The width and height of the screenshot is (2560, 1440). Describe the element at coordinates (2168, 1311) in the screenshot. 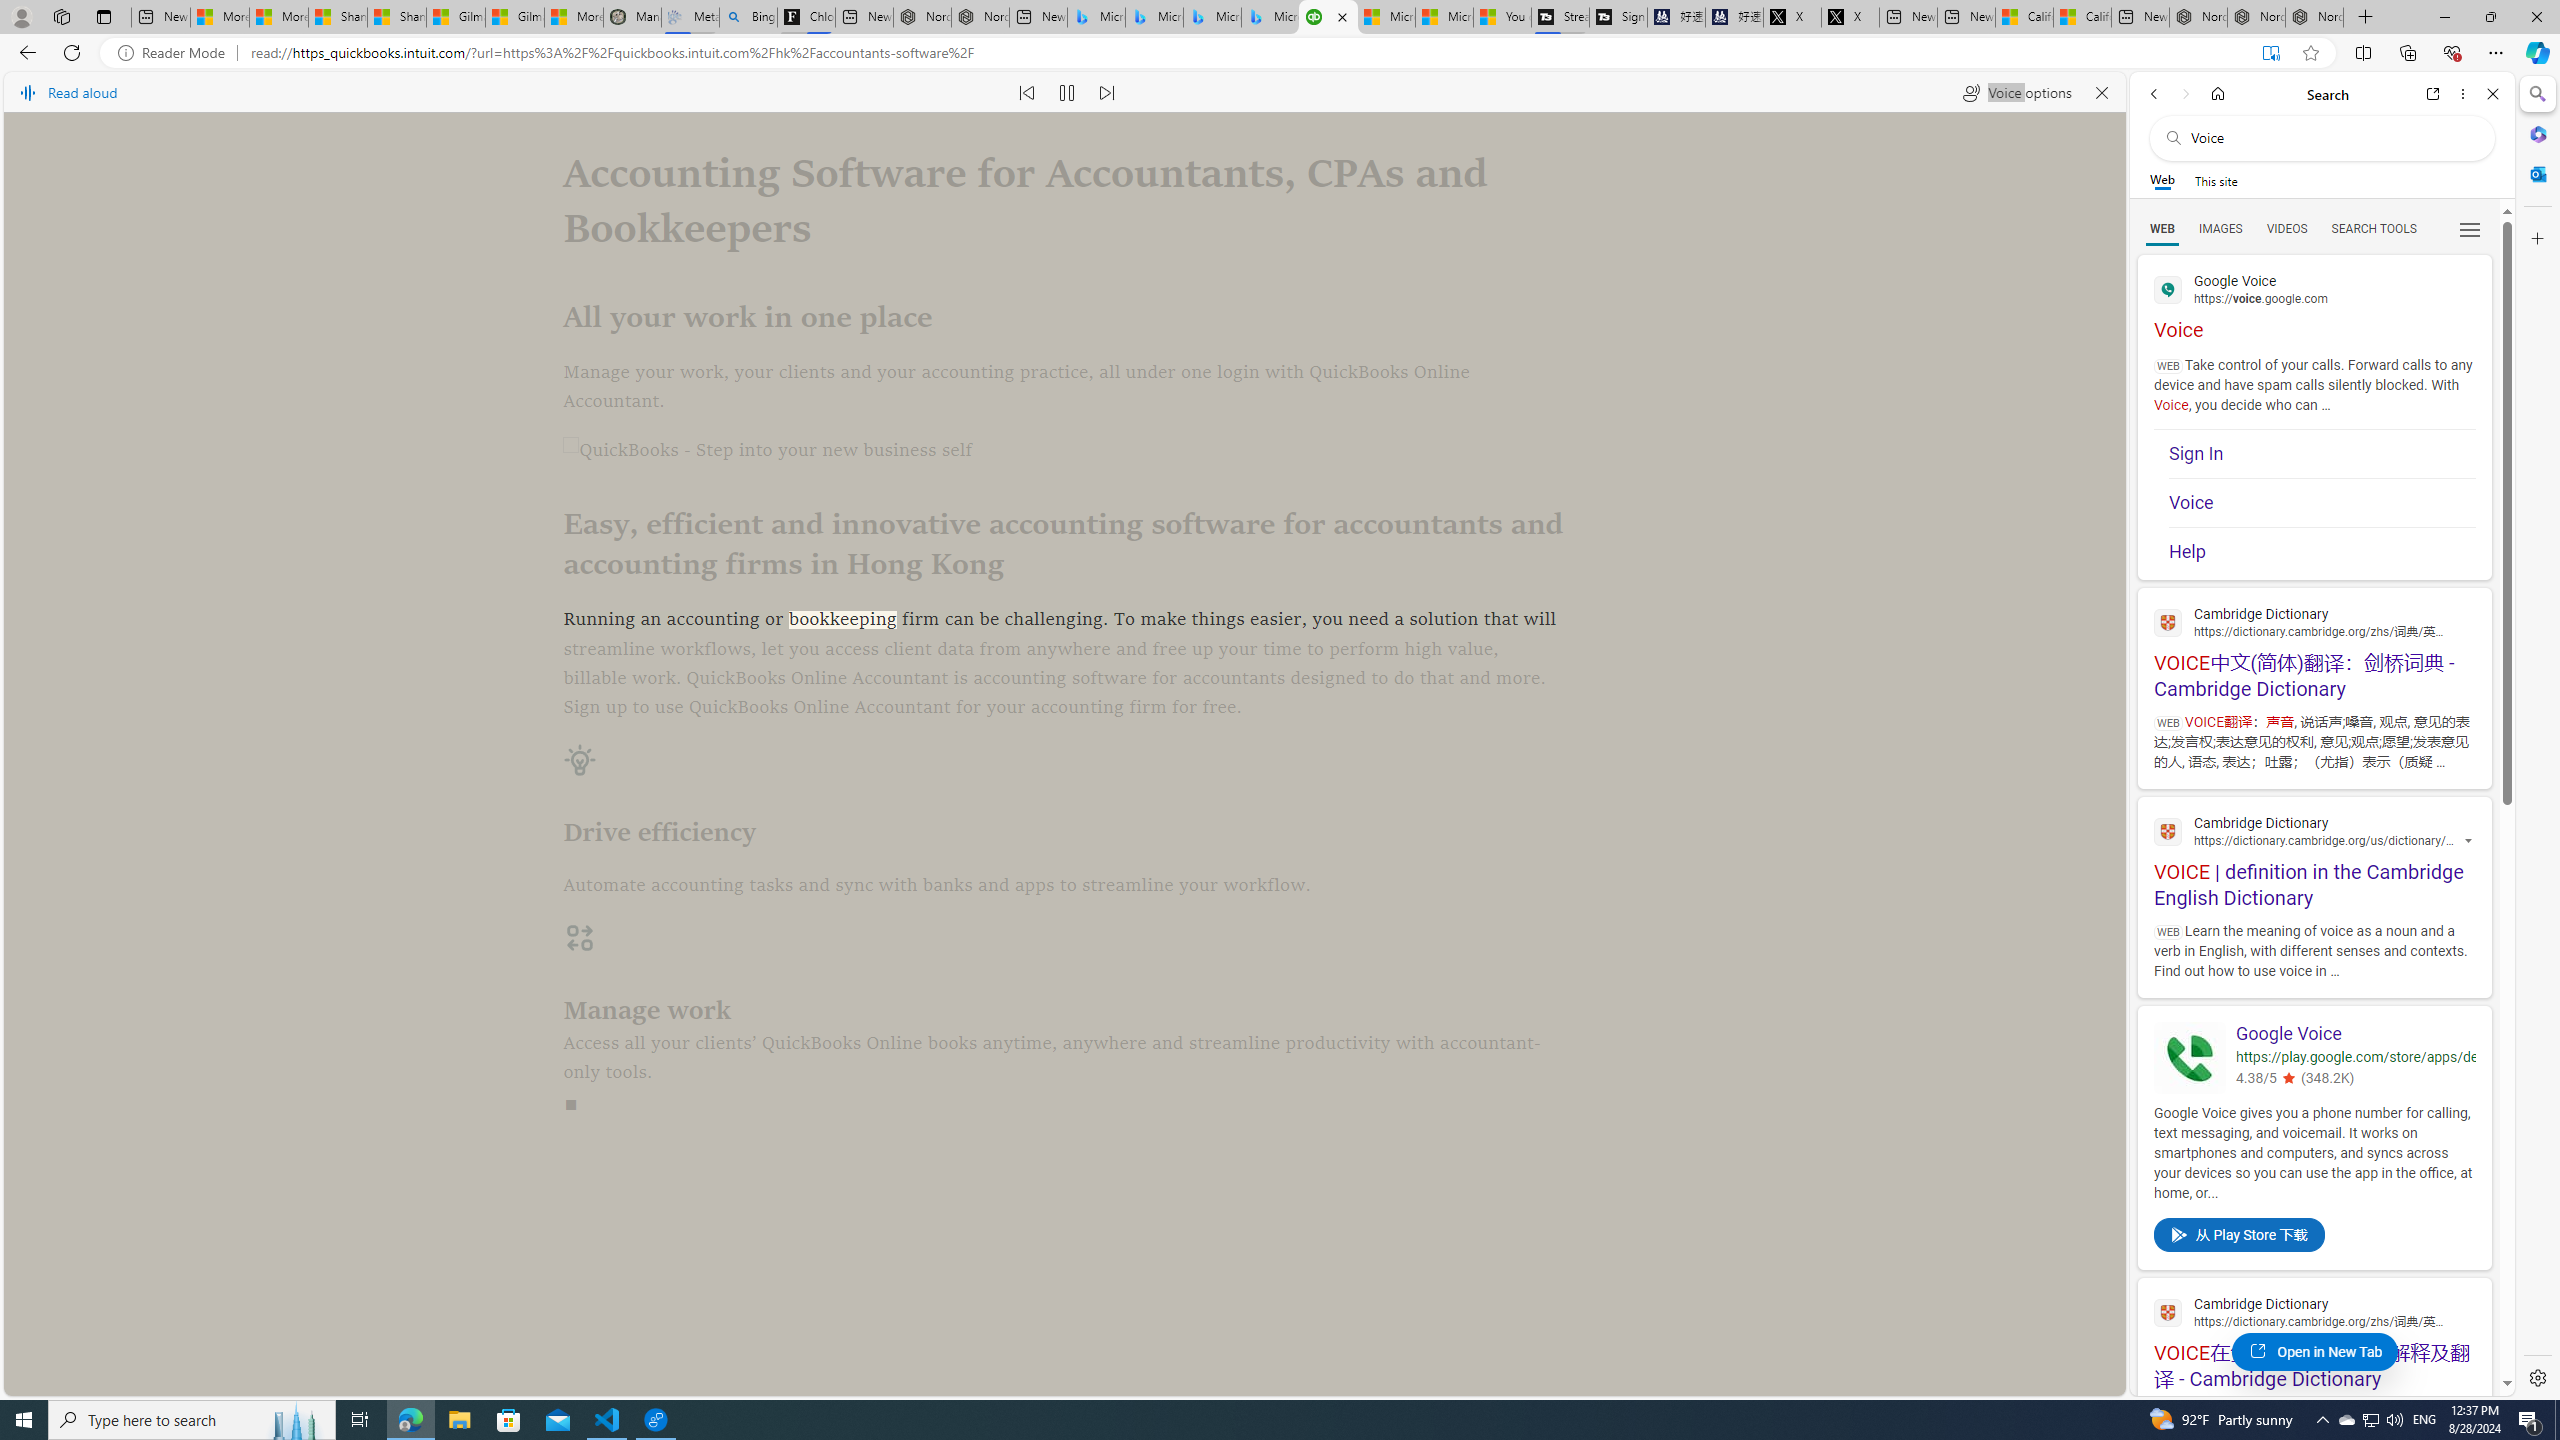

I see `'Global web icon'` at that location.